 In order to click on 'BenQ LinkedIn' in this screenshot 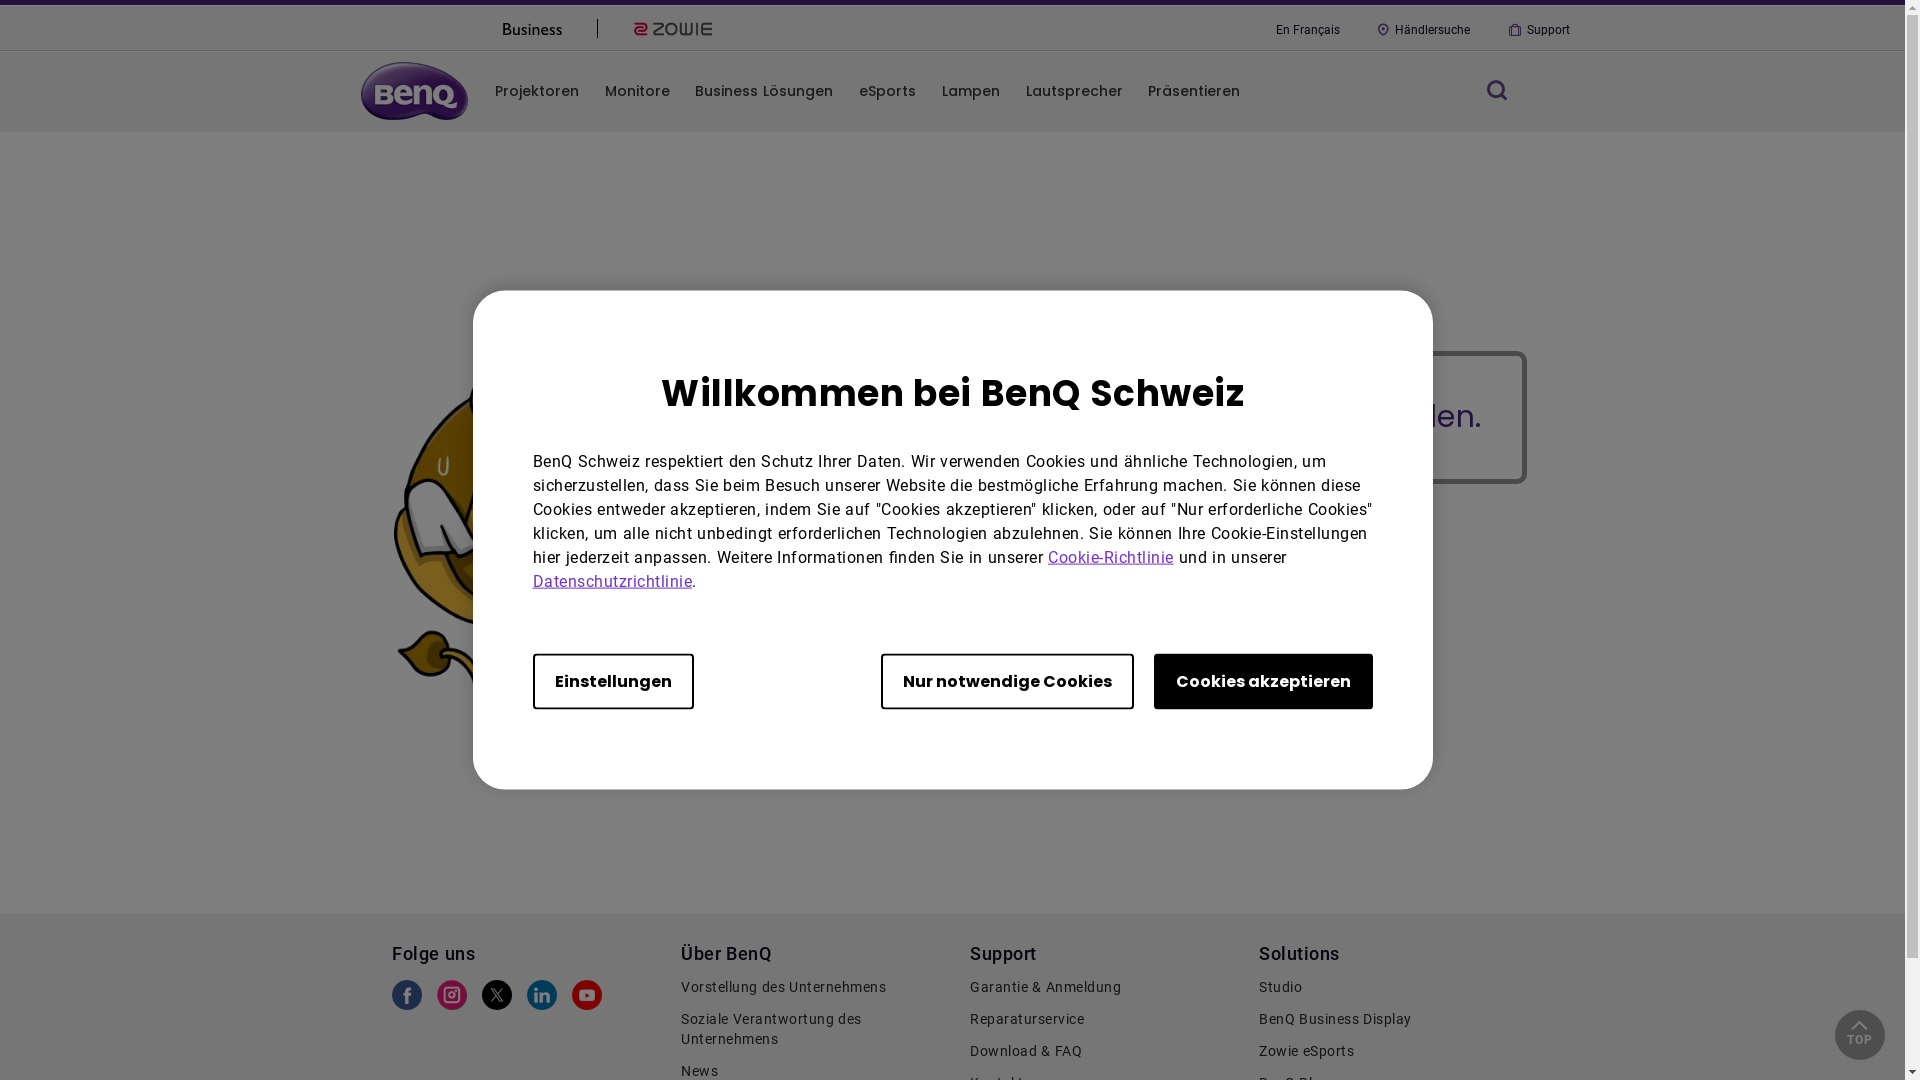, I will do `click(542, 999)`.